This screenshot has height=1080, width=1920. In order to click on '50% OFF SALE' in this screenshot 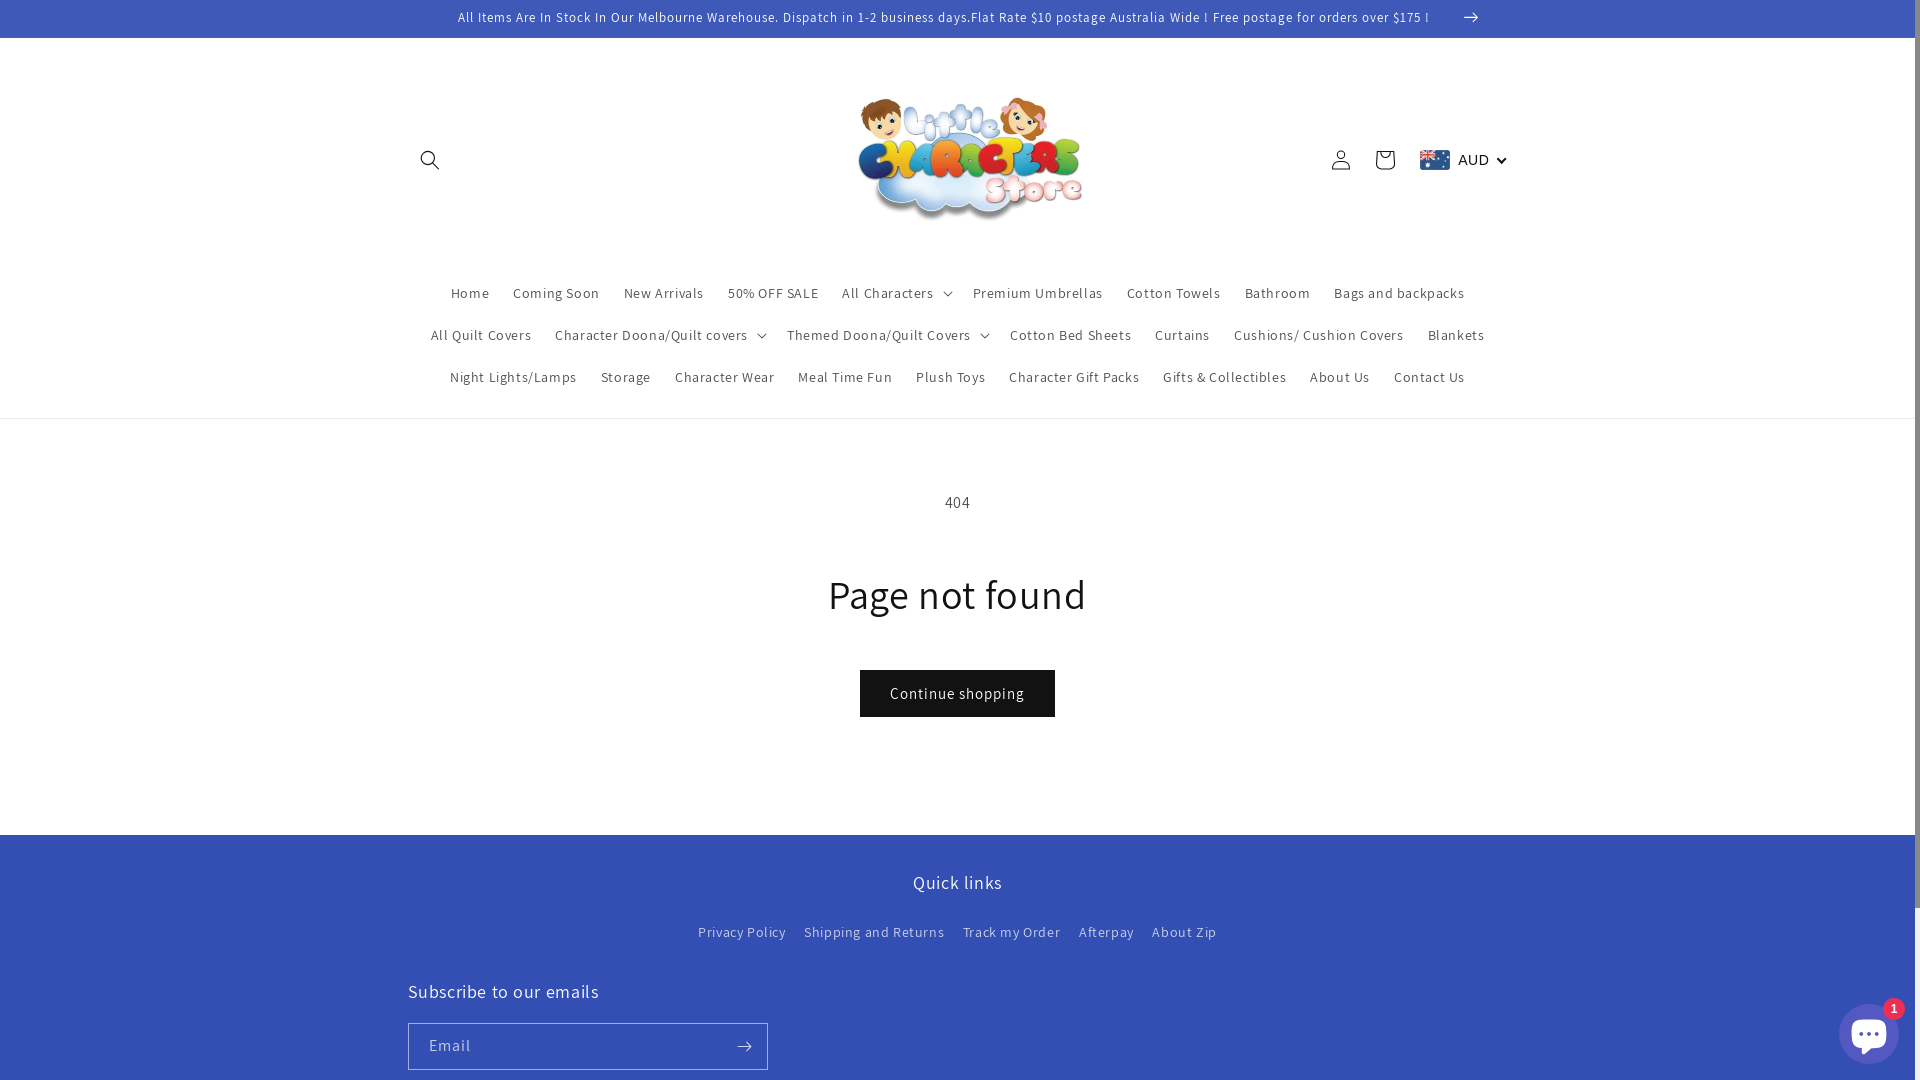, I will do `click(771, 293)`.